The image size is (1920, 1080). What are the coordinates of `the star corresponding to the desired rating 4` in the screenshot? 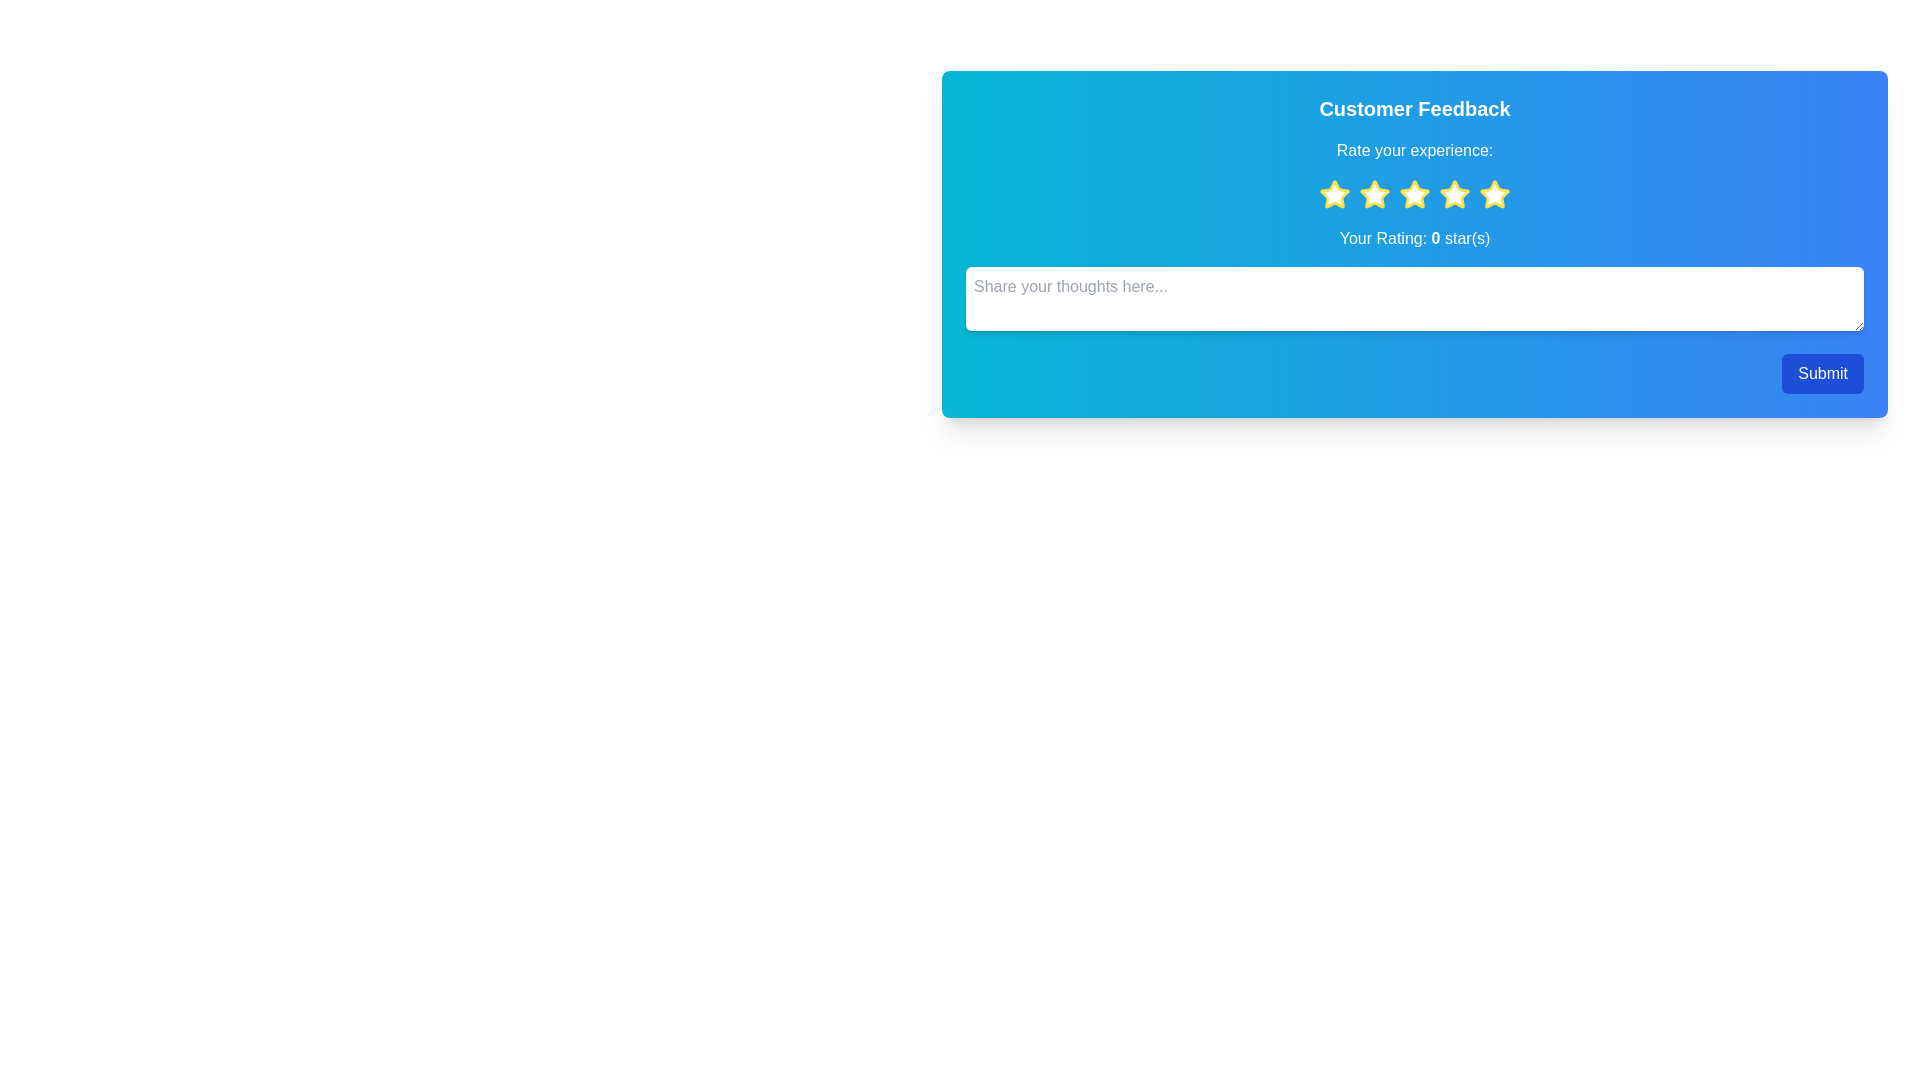 It's located at (1454, 195).